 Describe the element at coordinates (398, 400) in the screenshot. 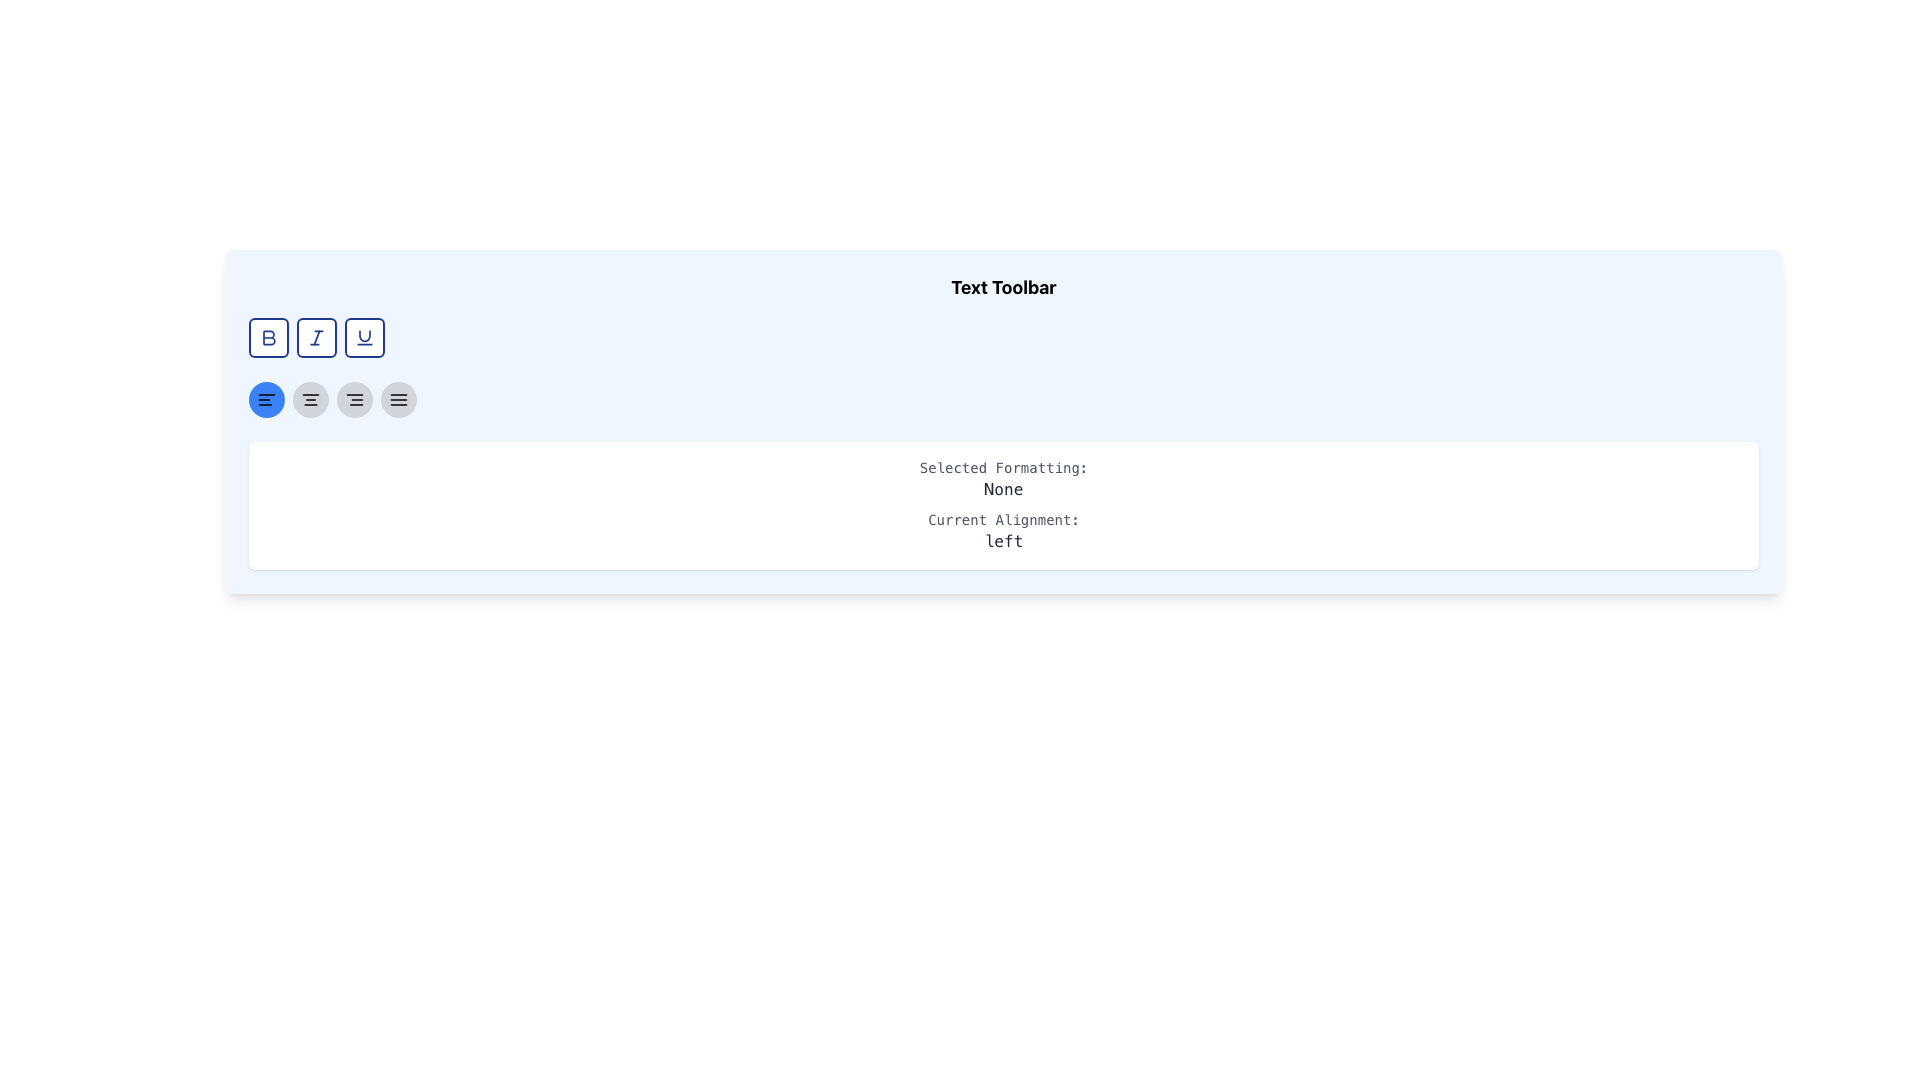

I see `the justify icon button, which is a dark gray icon resembling three stacked horizontal lines on a light gray circular button` at that location.